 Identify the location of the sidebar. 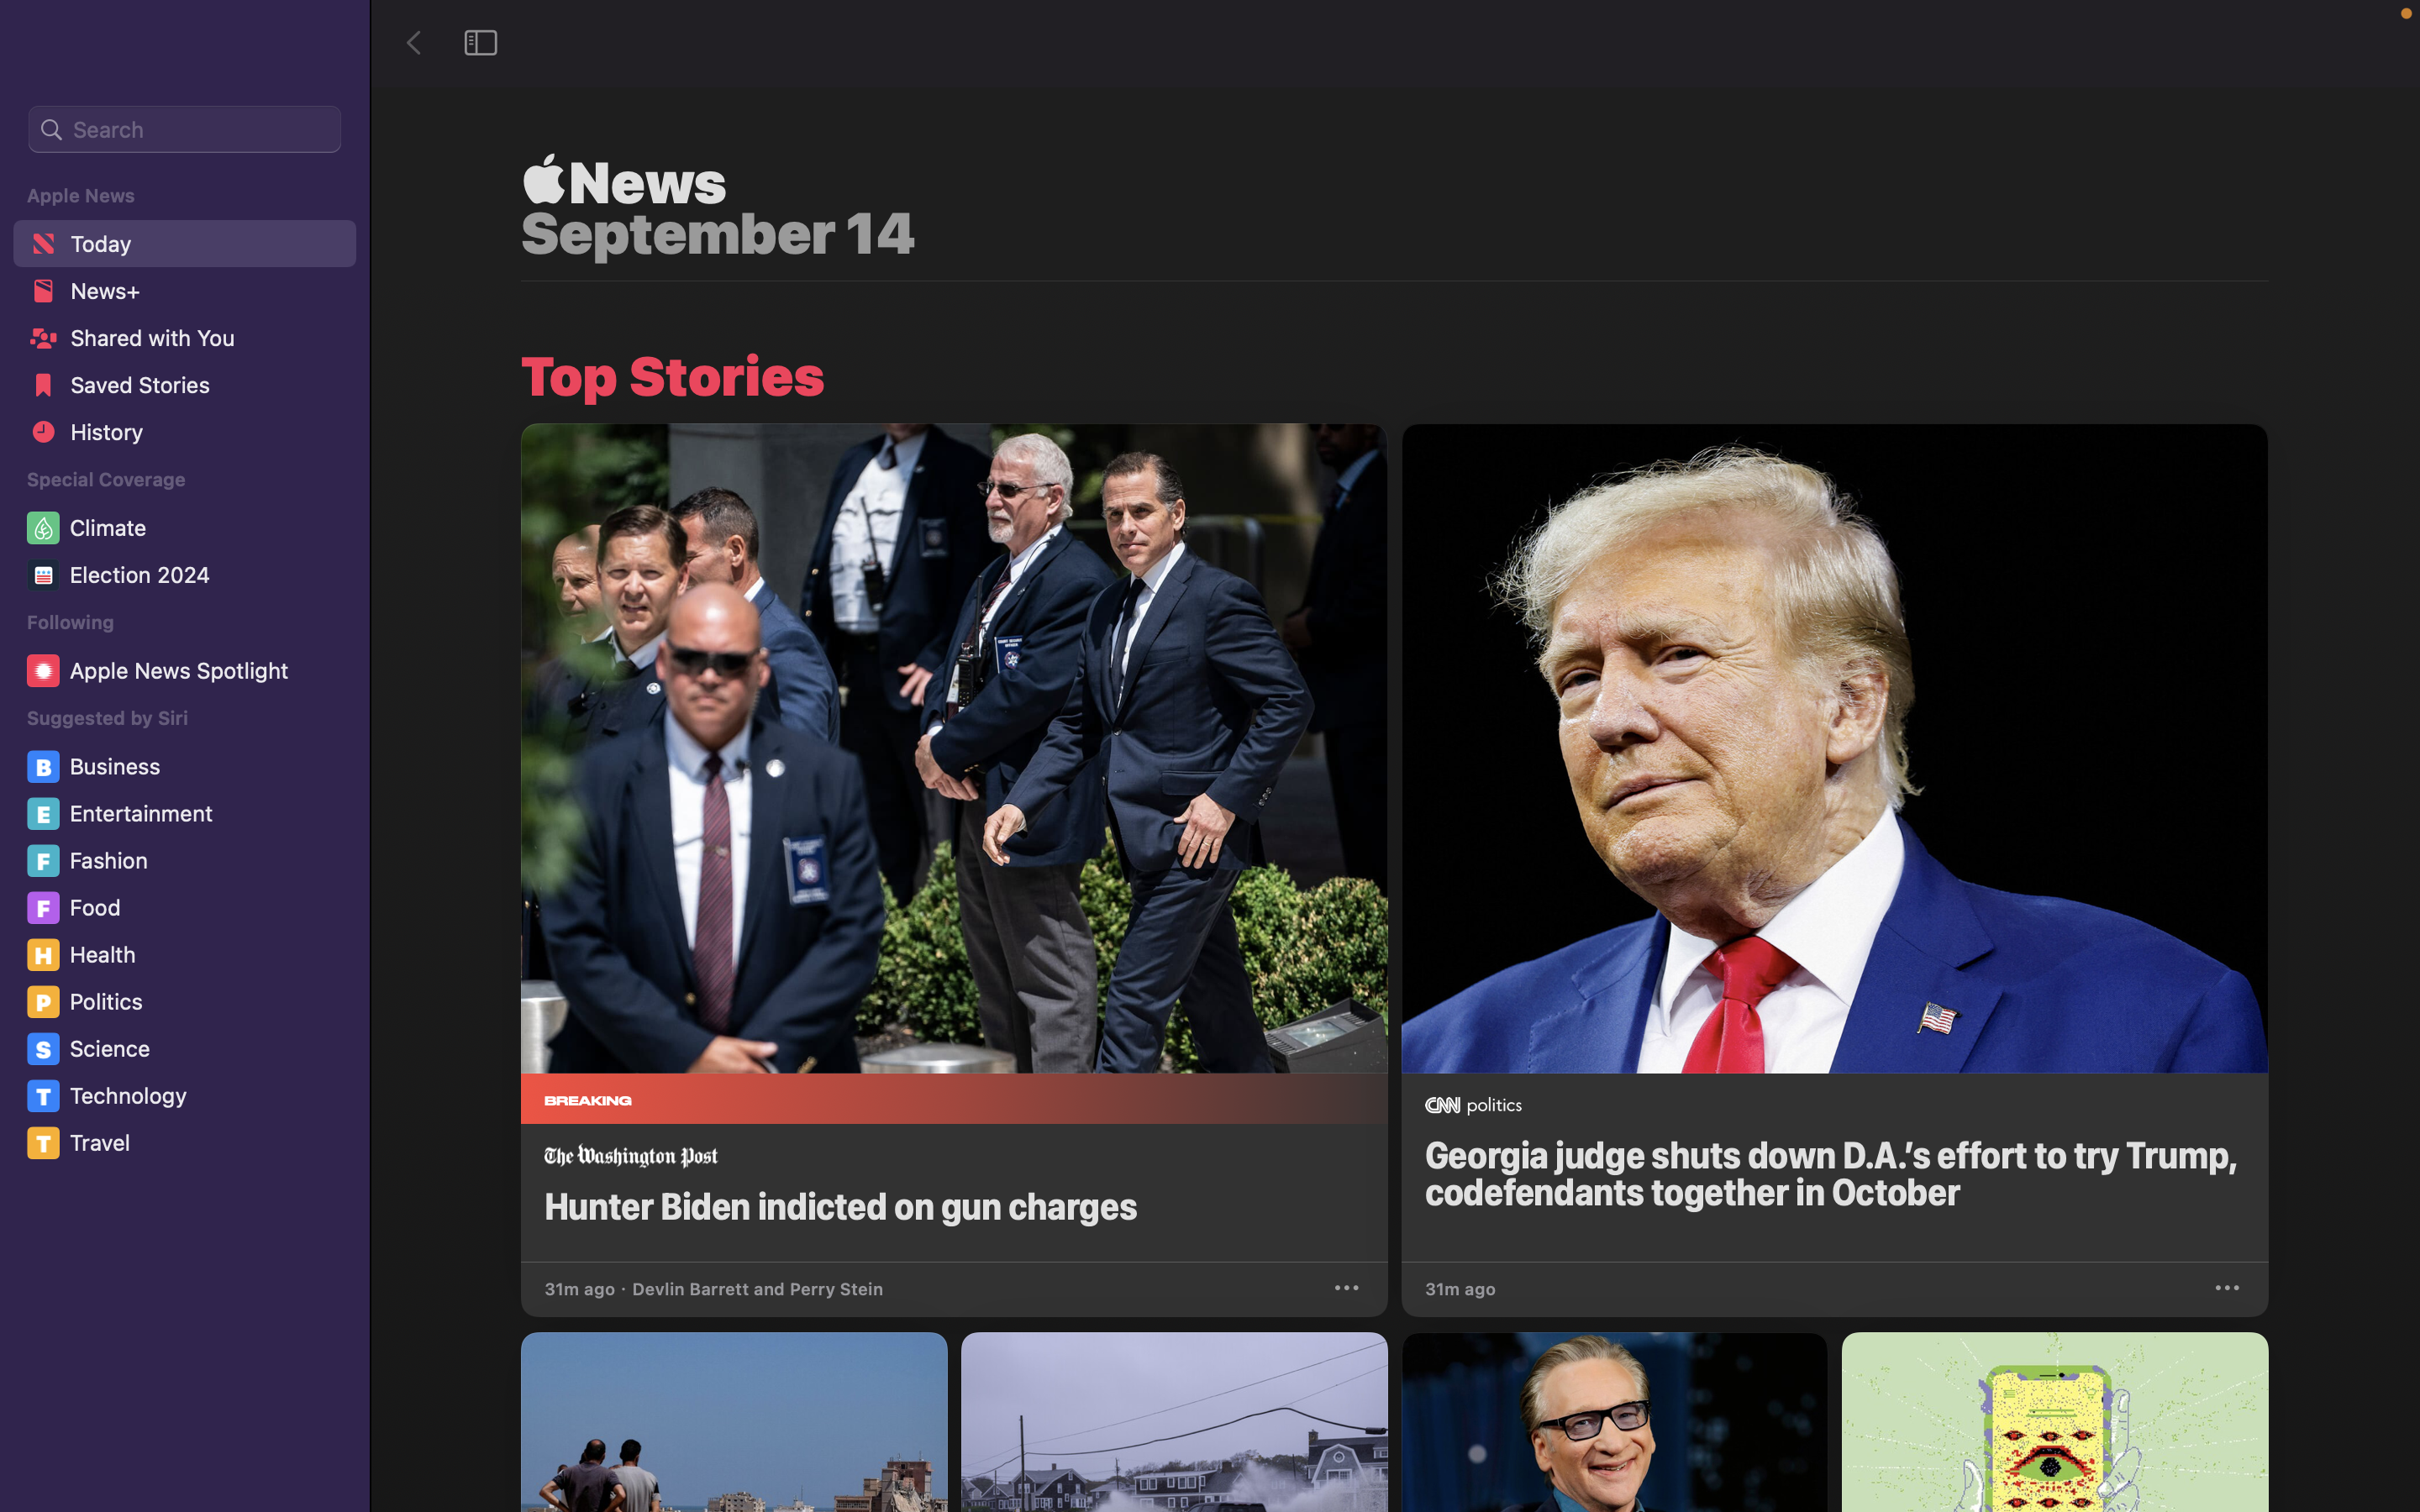
(482, 41).